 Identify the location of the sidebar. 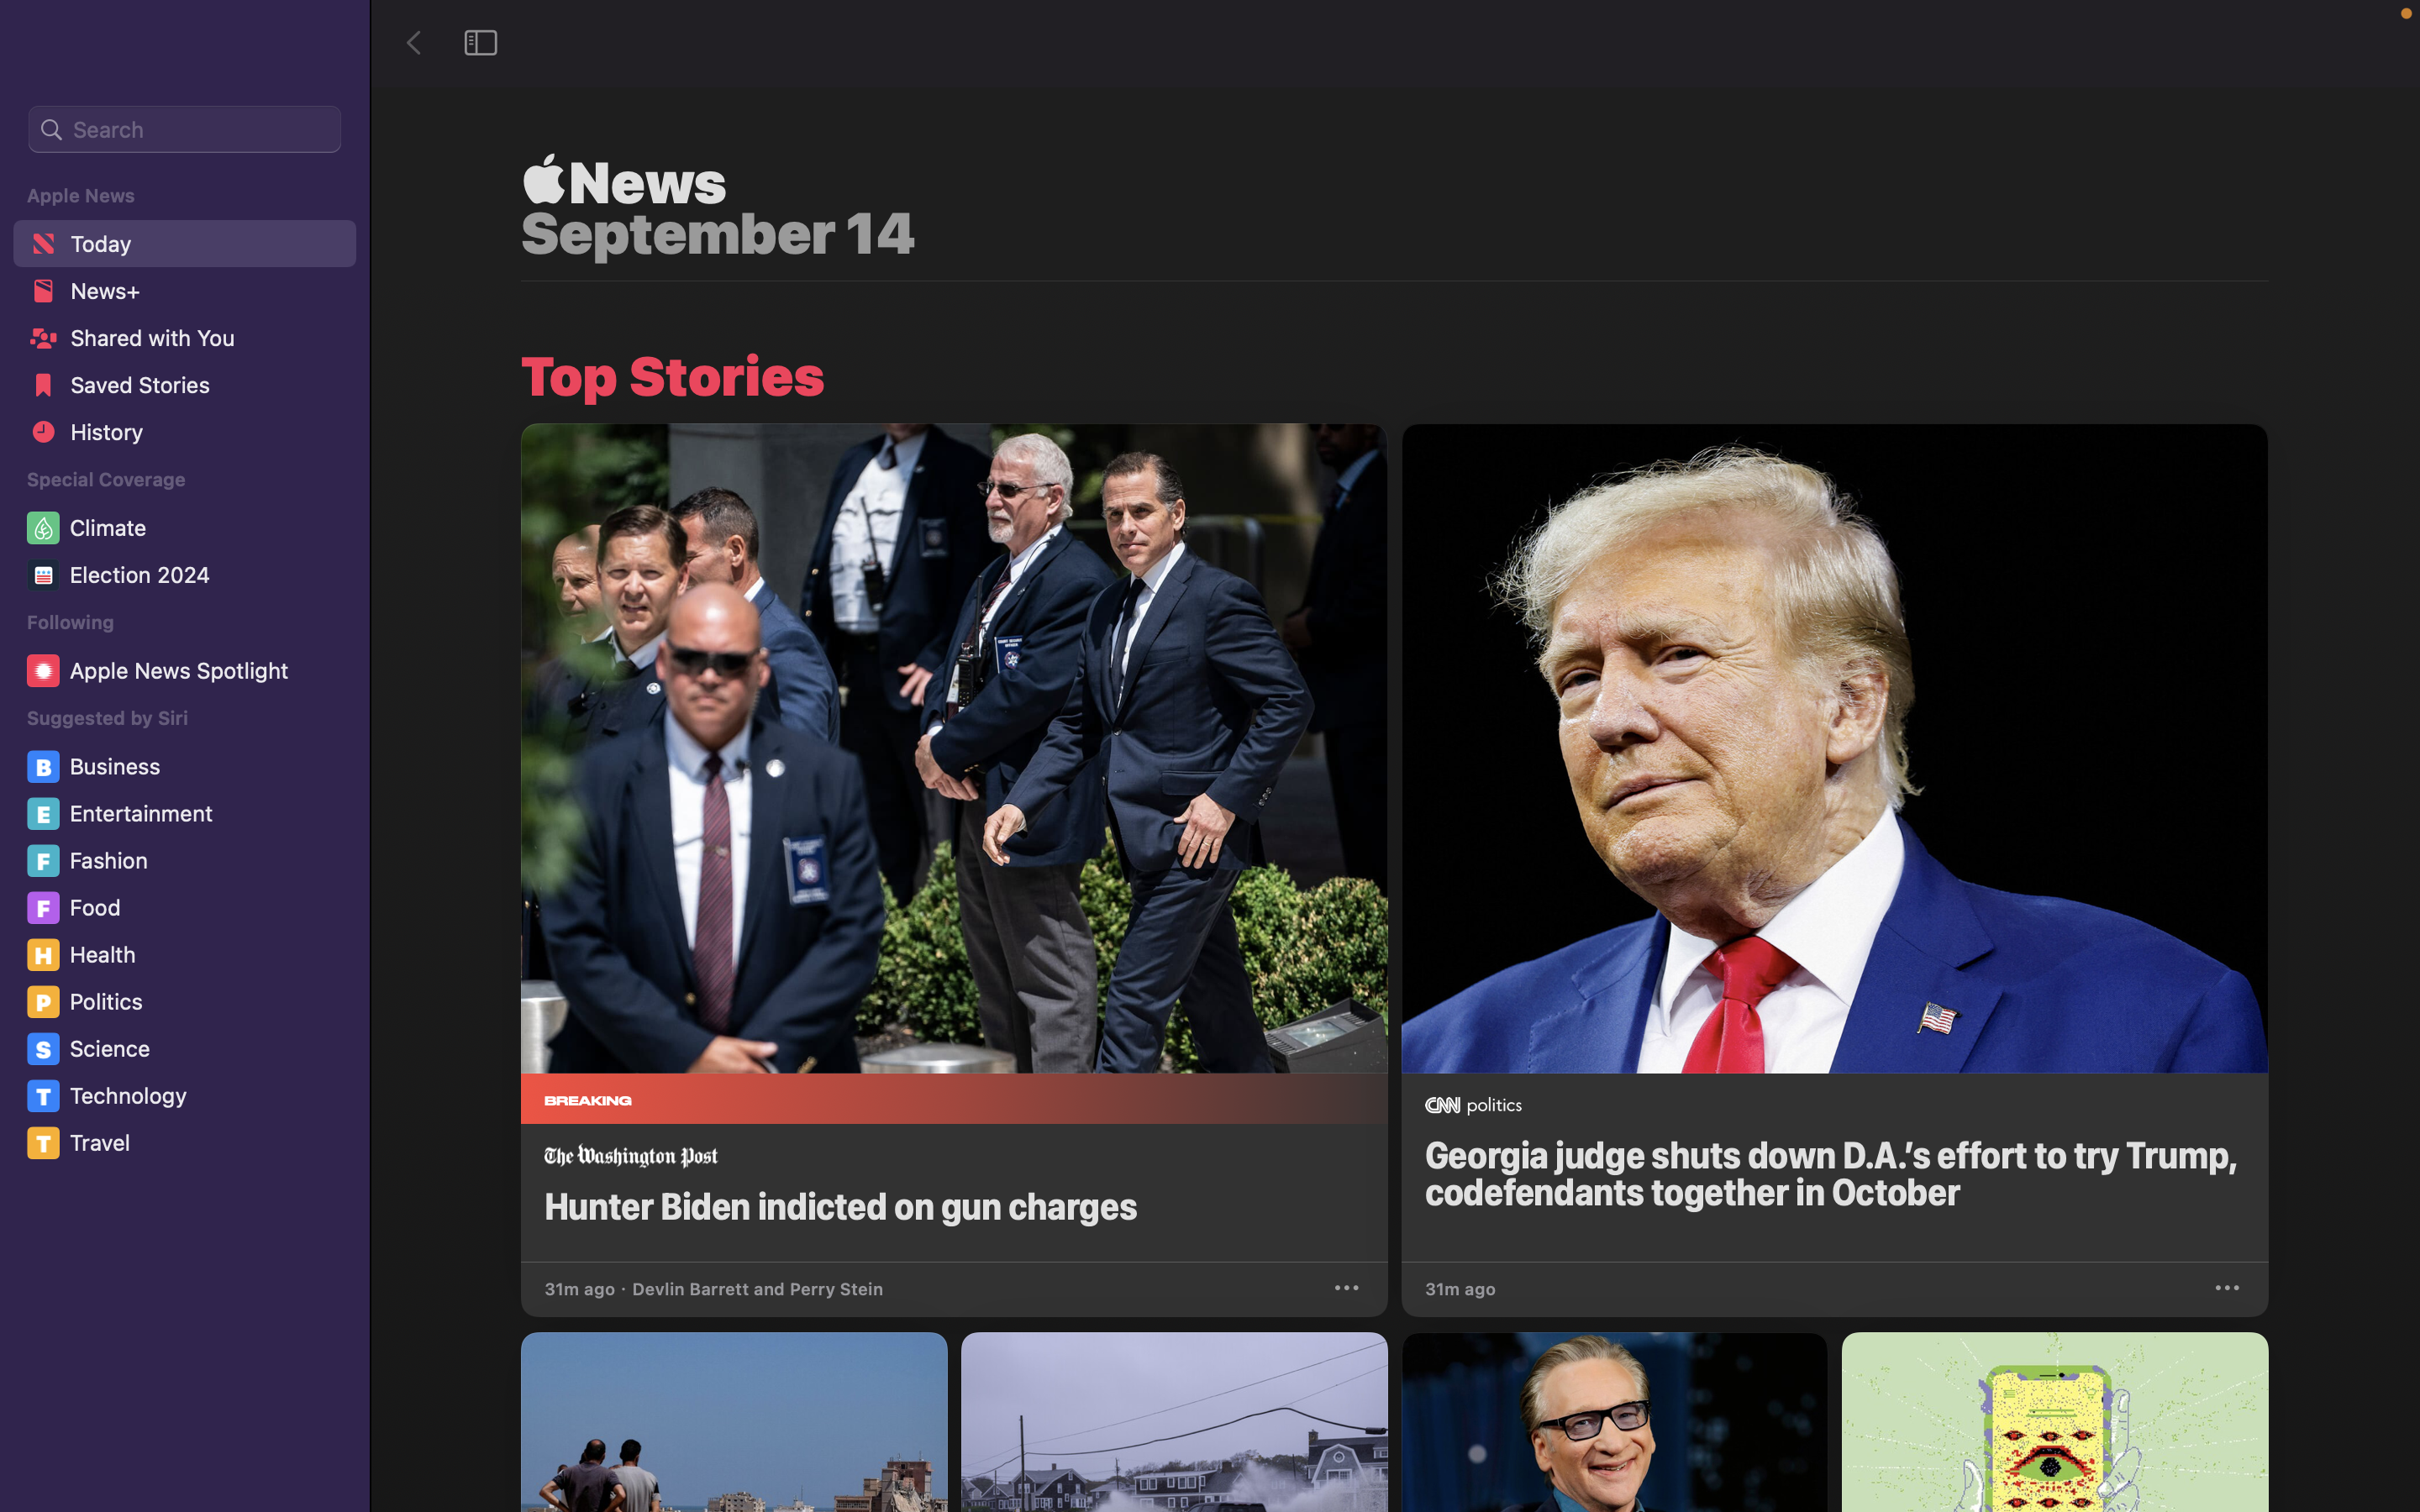
(482, 41).